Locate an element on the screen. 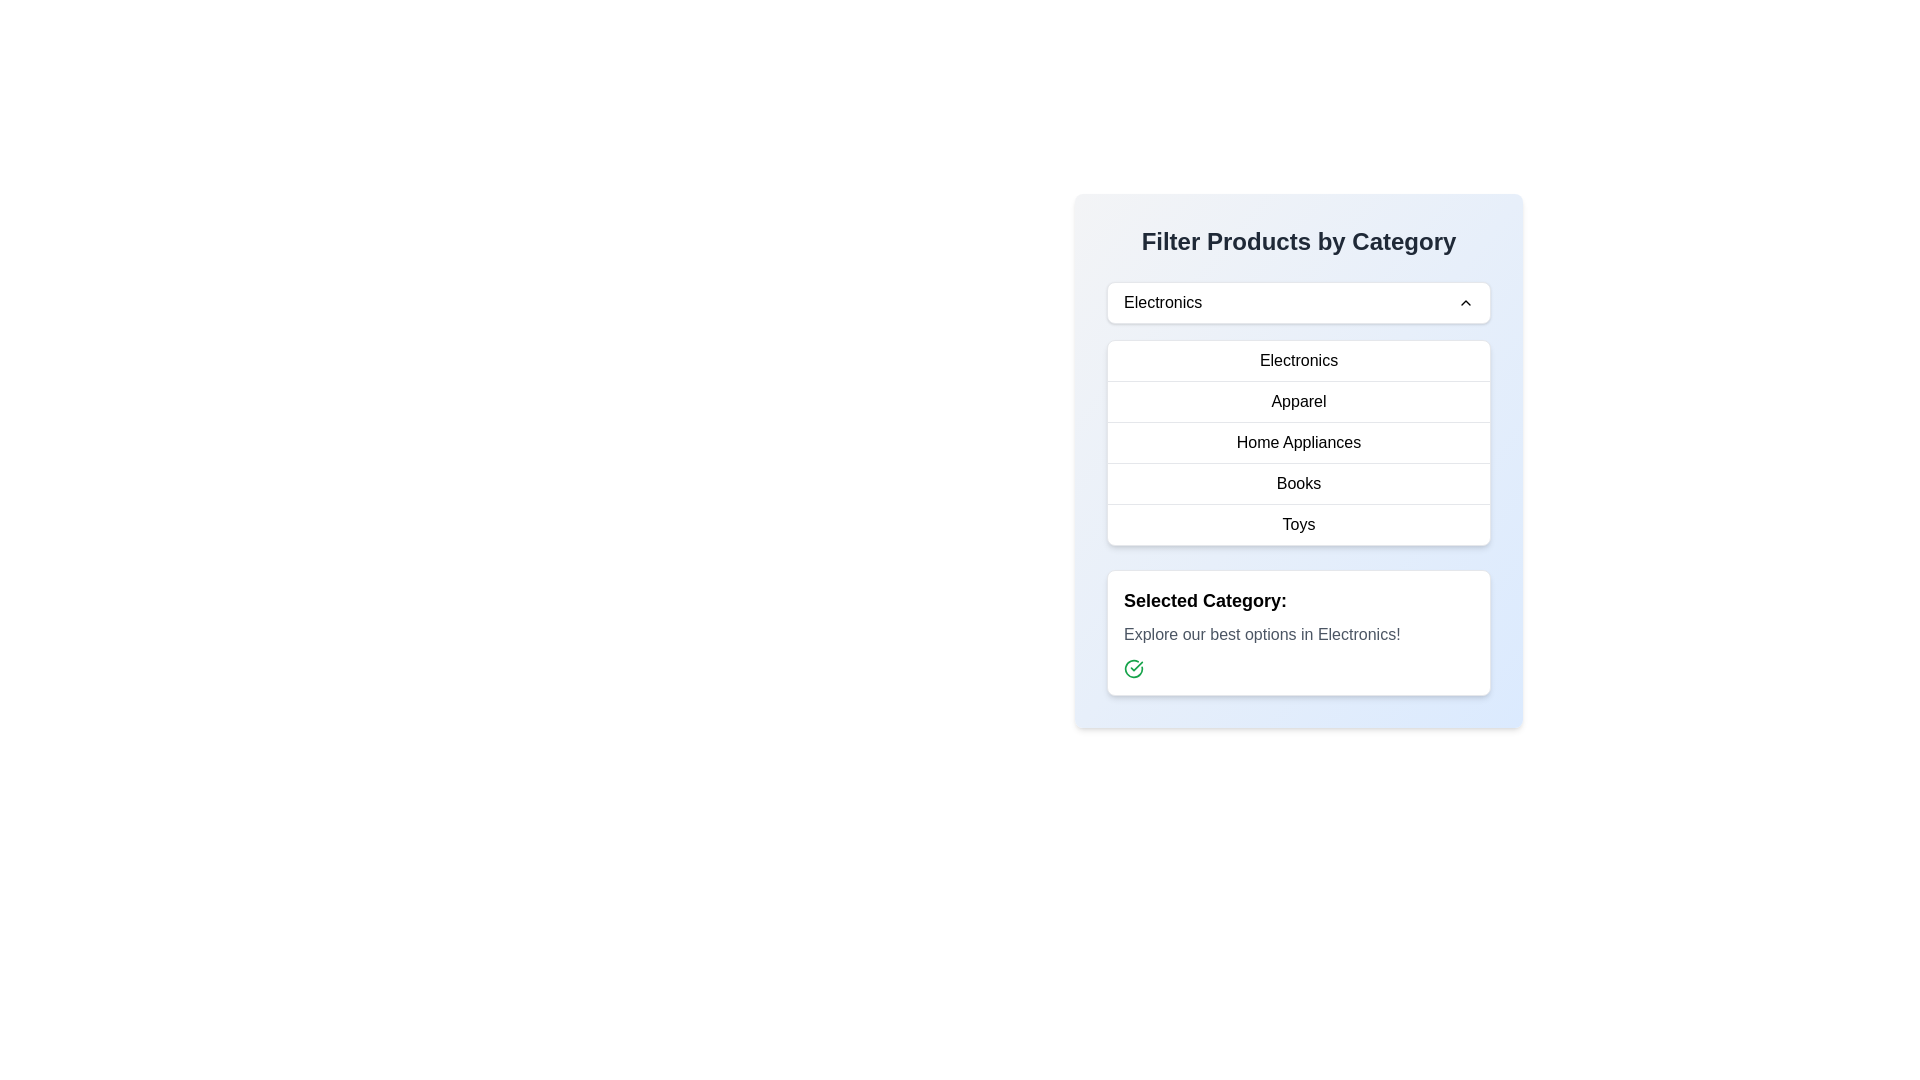 This screenshot has width=1920, height=1080. the selectable category option labeled 'Apparel' in the list for filtering products, which is the second item under 'Filter Products by Category' is located at coordinates (1299, 401).